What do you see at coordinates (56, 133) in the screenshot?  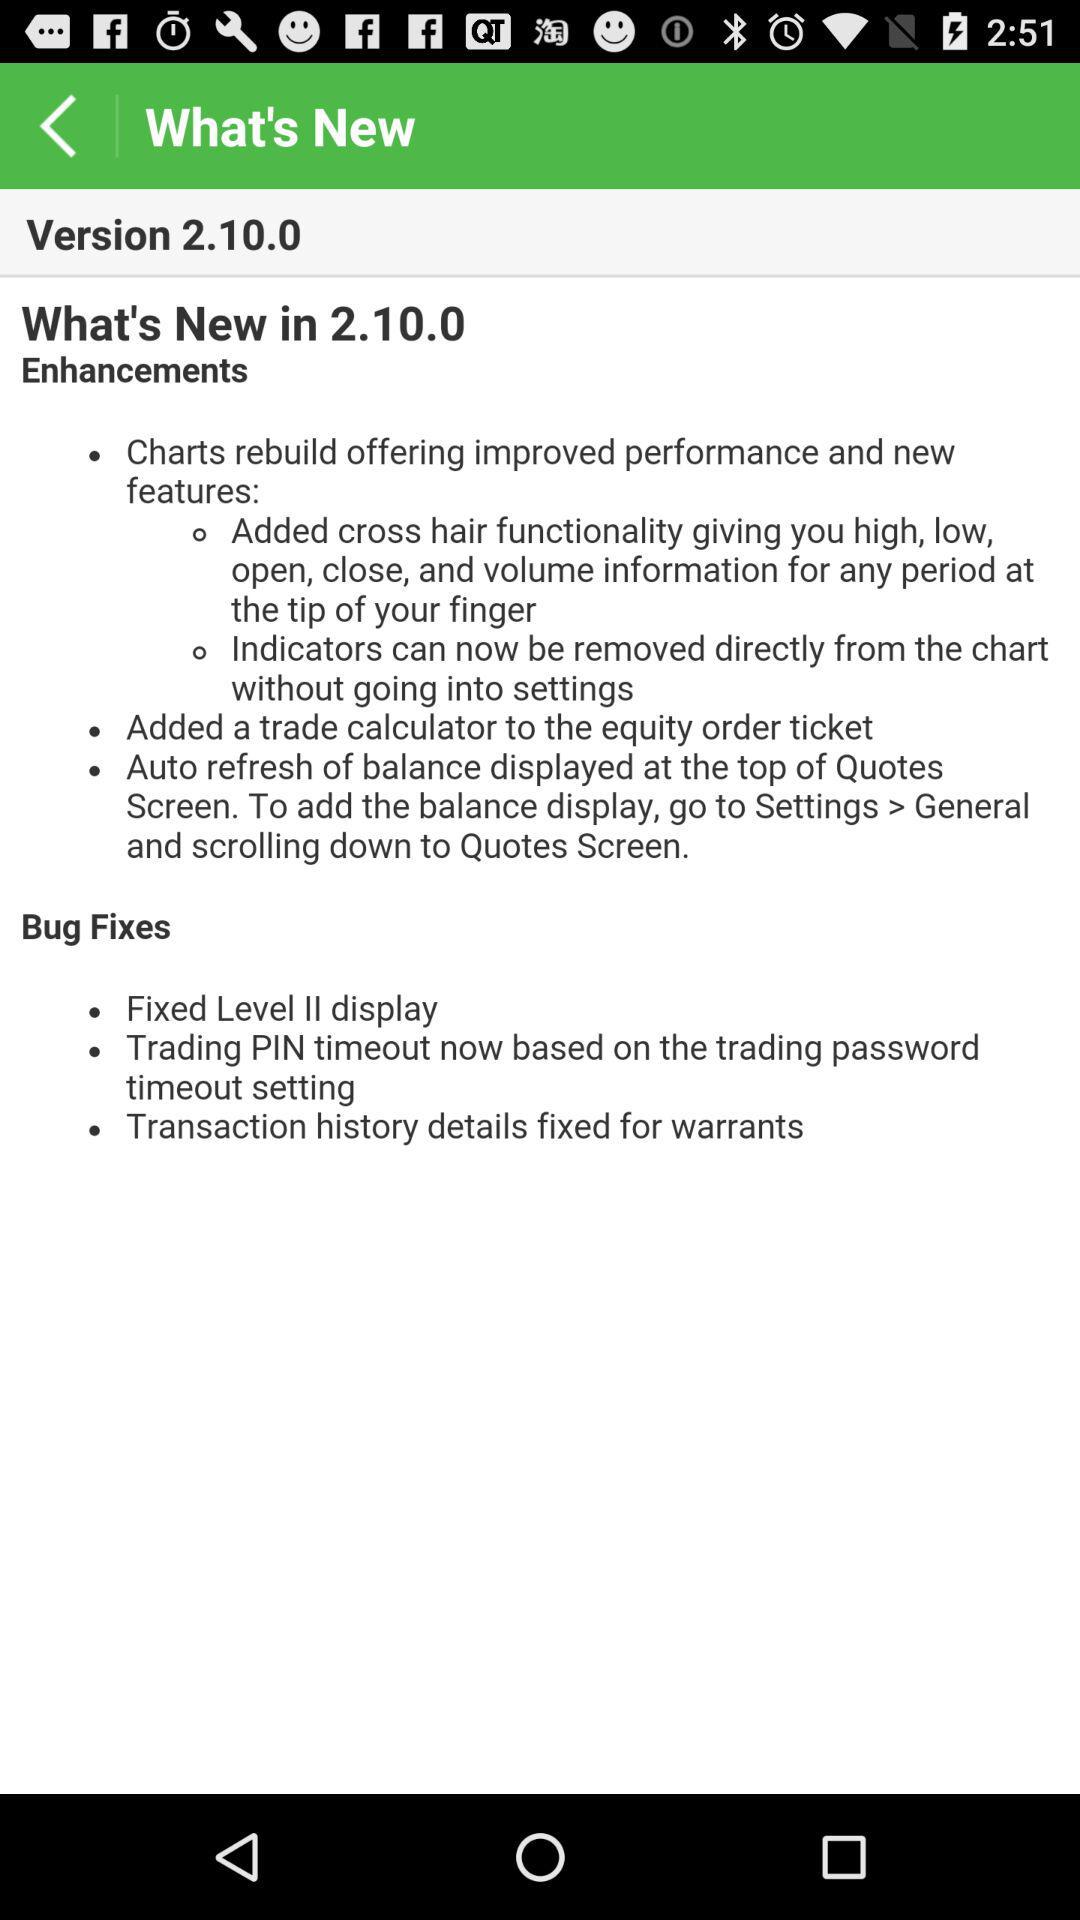 I see `the arrow_backward icon` at bounding box center [56, 133].